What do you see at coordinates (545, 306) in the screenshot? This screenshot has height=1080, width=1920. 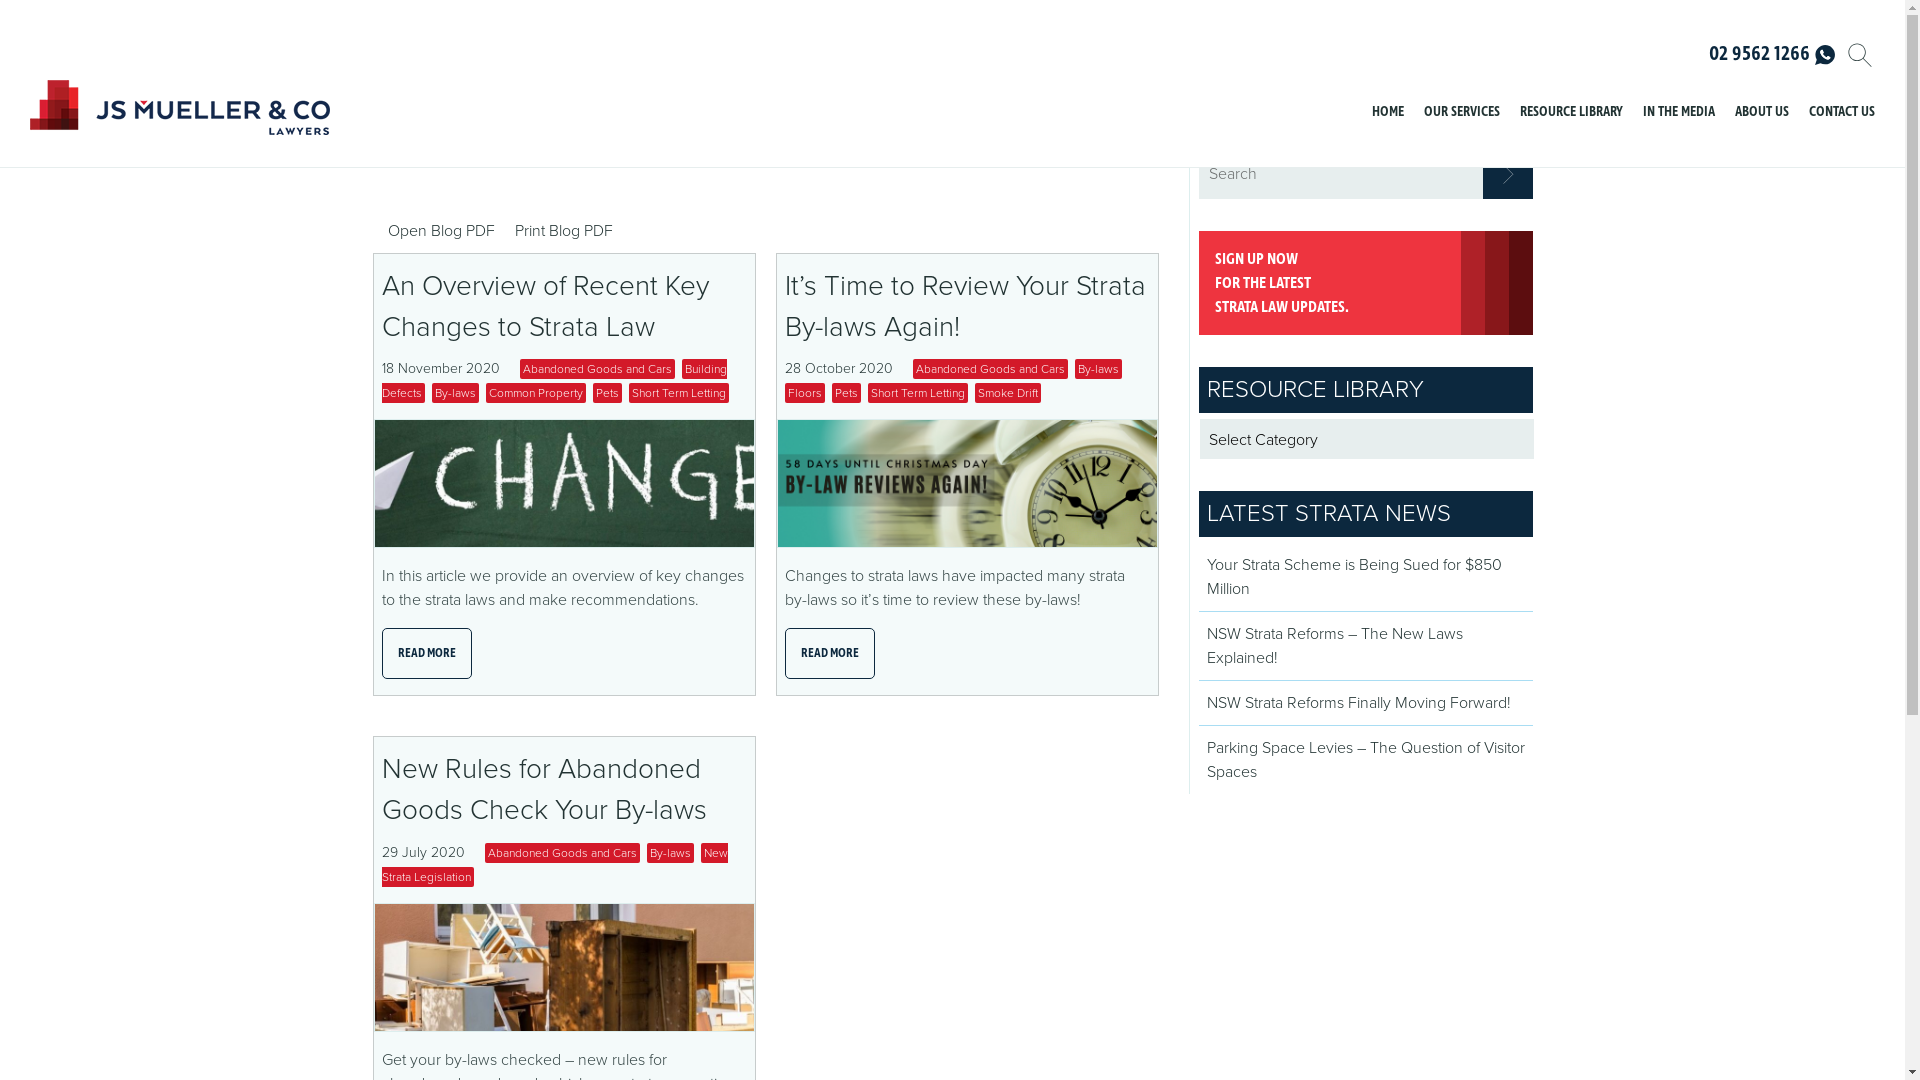 I see `'An Overview of Recent Key Changes to Strata Law'` at bounding box center [545, 306].